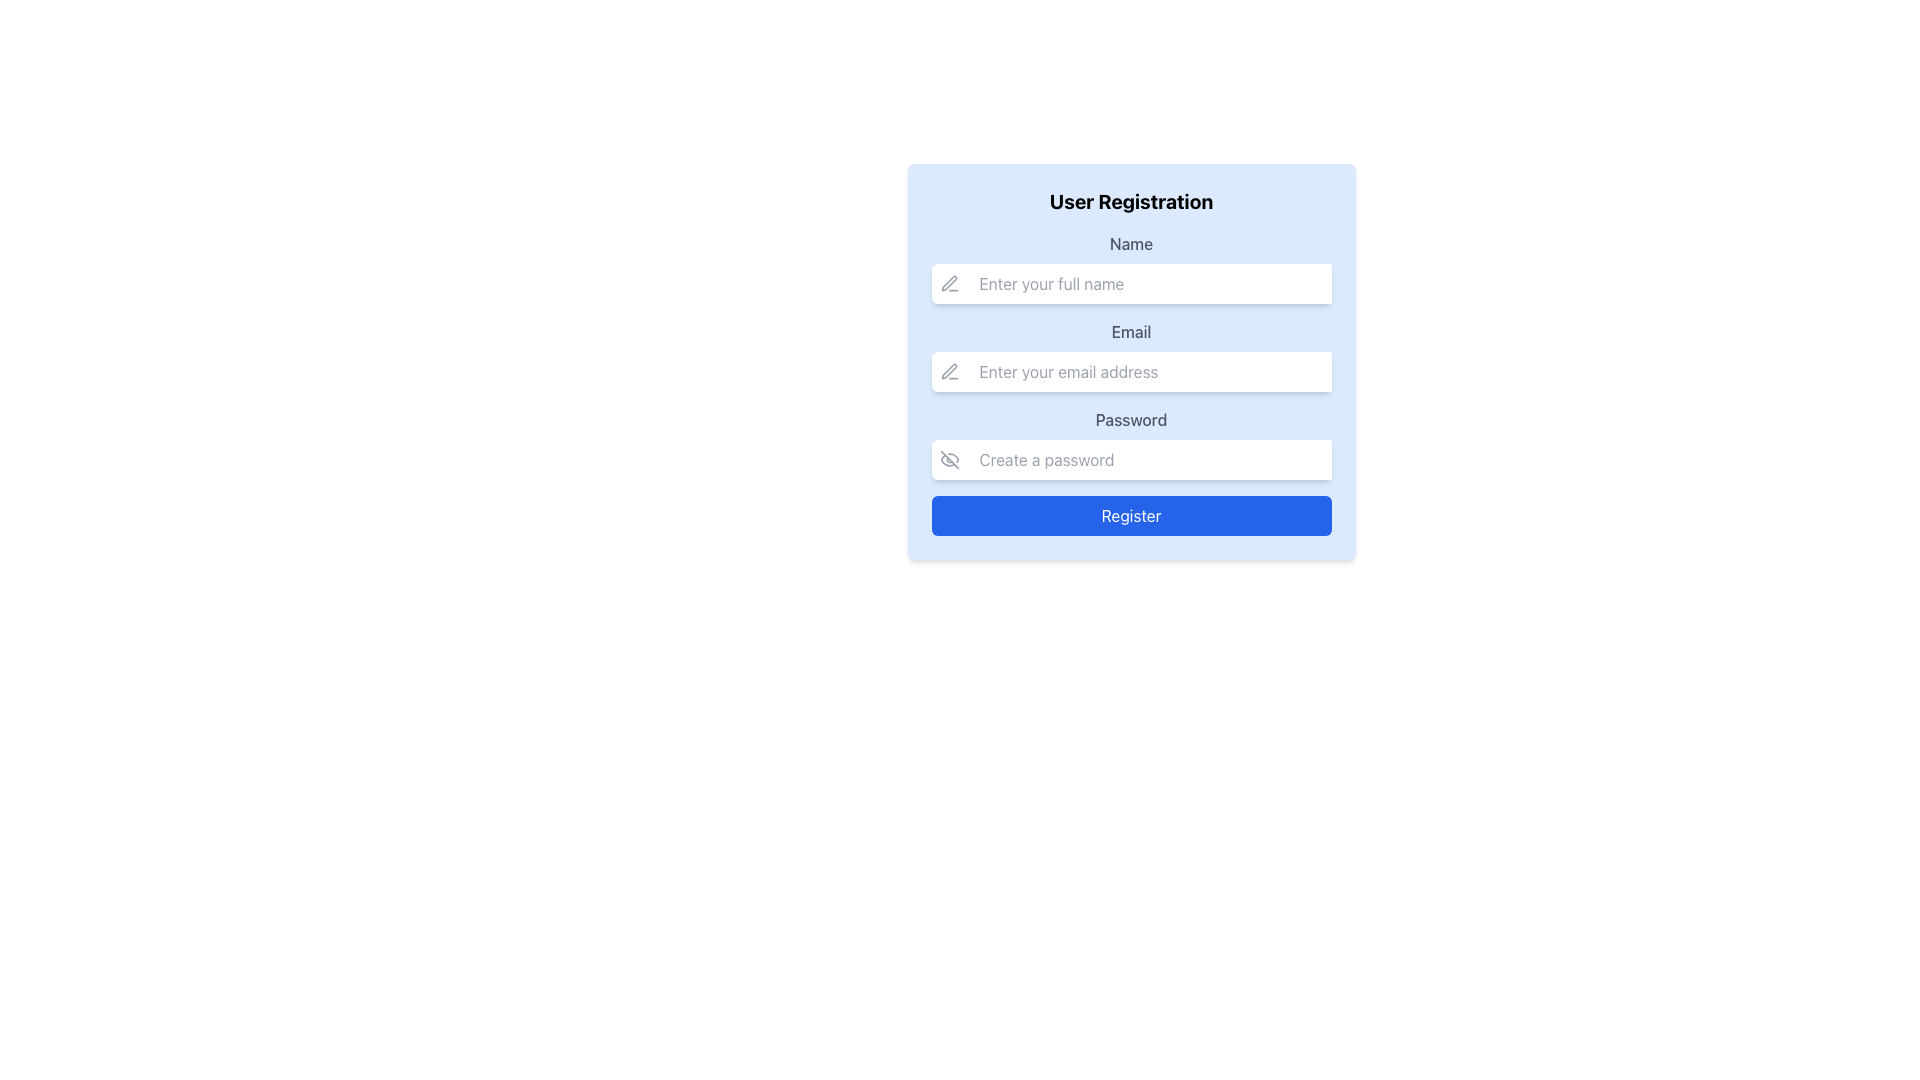  Describe the element at coordinates (1131, 330) in the screenshot. I see `the 'Email' label element, which is styled with medium font weight and gray color, located in the center of the registration form above the email input field` at that location.